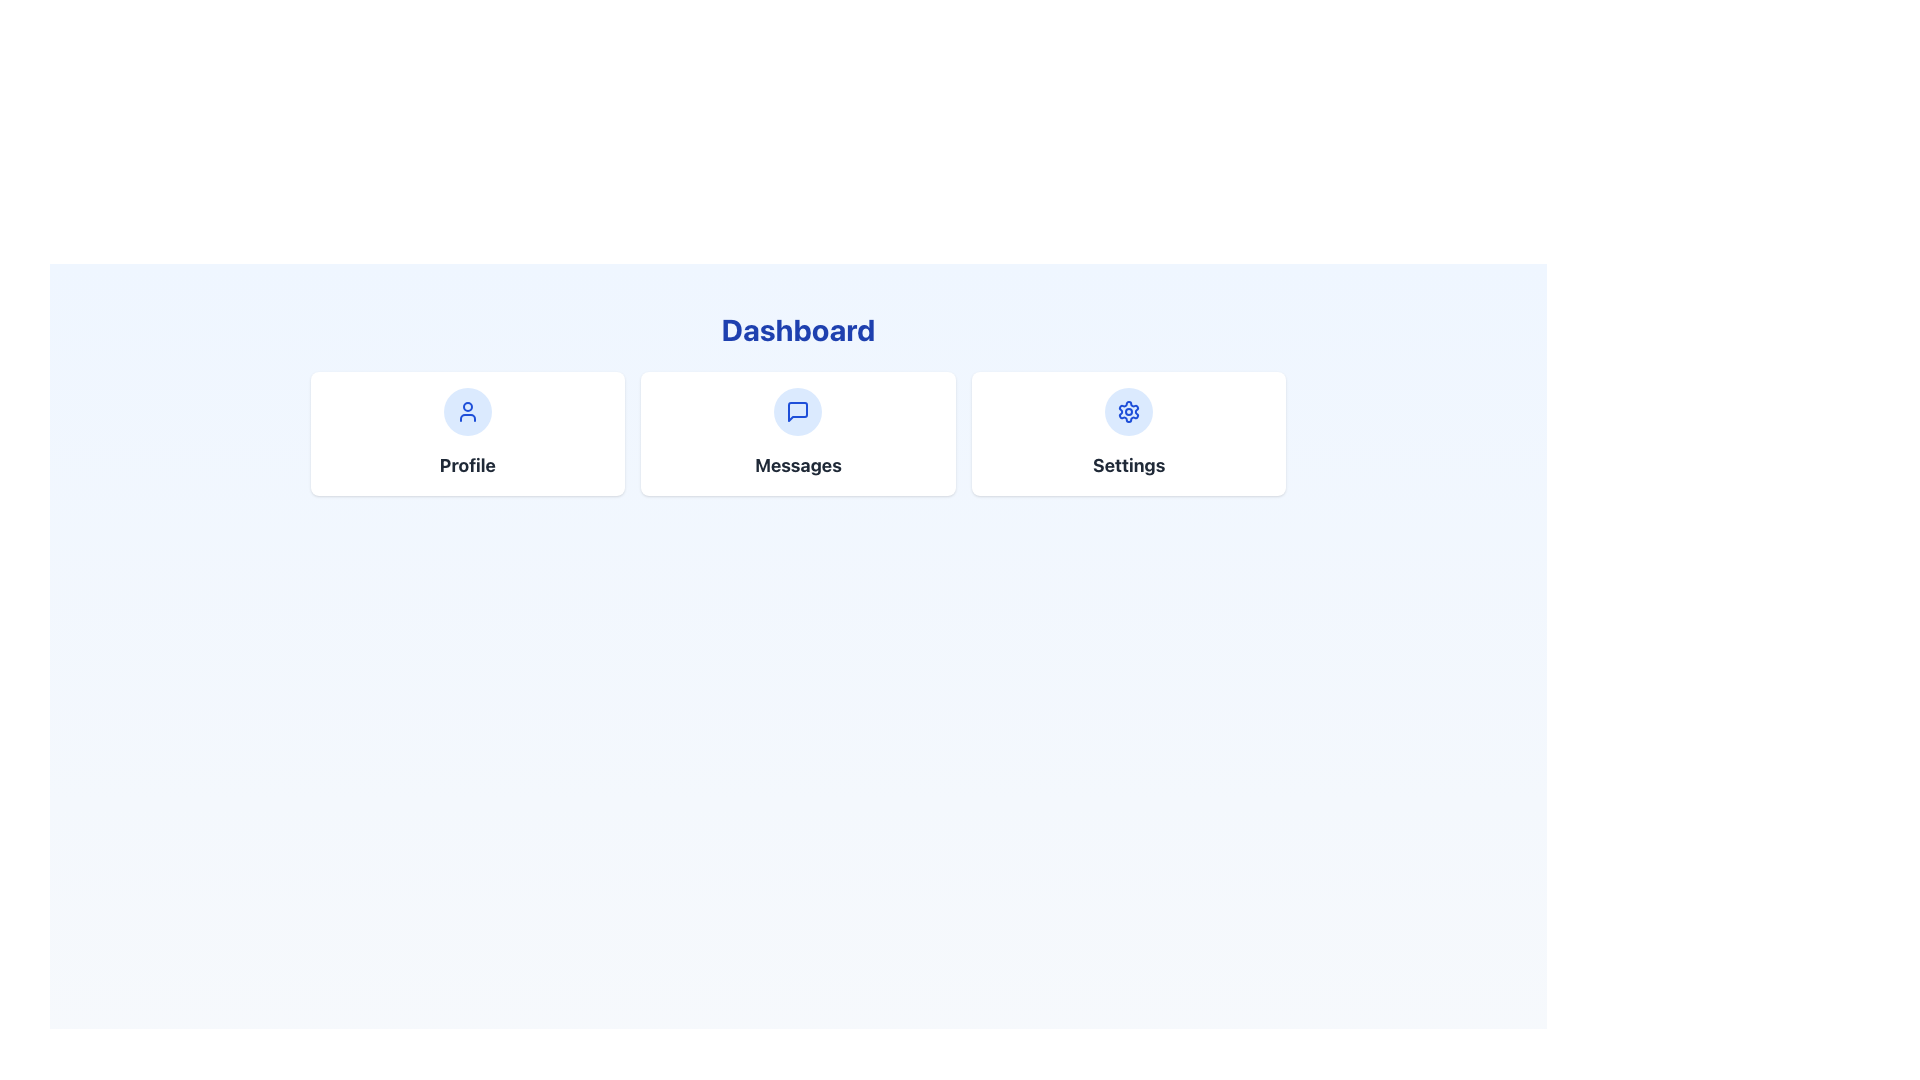  What do you see at coordinates (466, 411) in the screenshot?
I see `the user icon featuring a circular head and torso design with blue outlines, located under the 'Dashboard' title on the left side of the row` at bounding box center [466, 411].